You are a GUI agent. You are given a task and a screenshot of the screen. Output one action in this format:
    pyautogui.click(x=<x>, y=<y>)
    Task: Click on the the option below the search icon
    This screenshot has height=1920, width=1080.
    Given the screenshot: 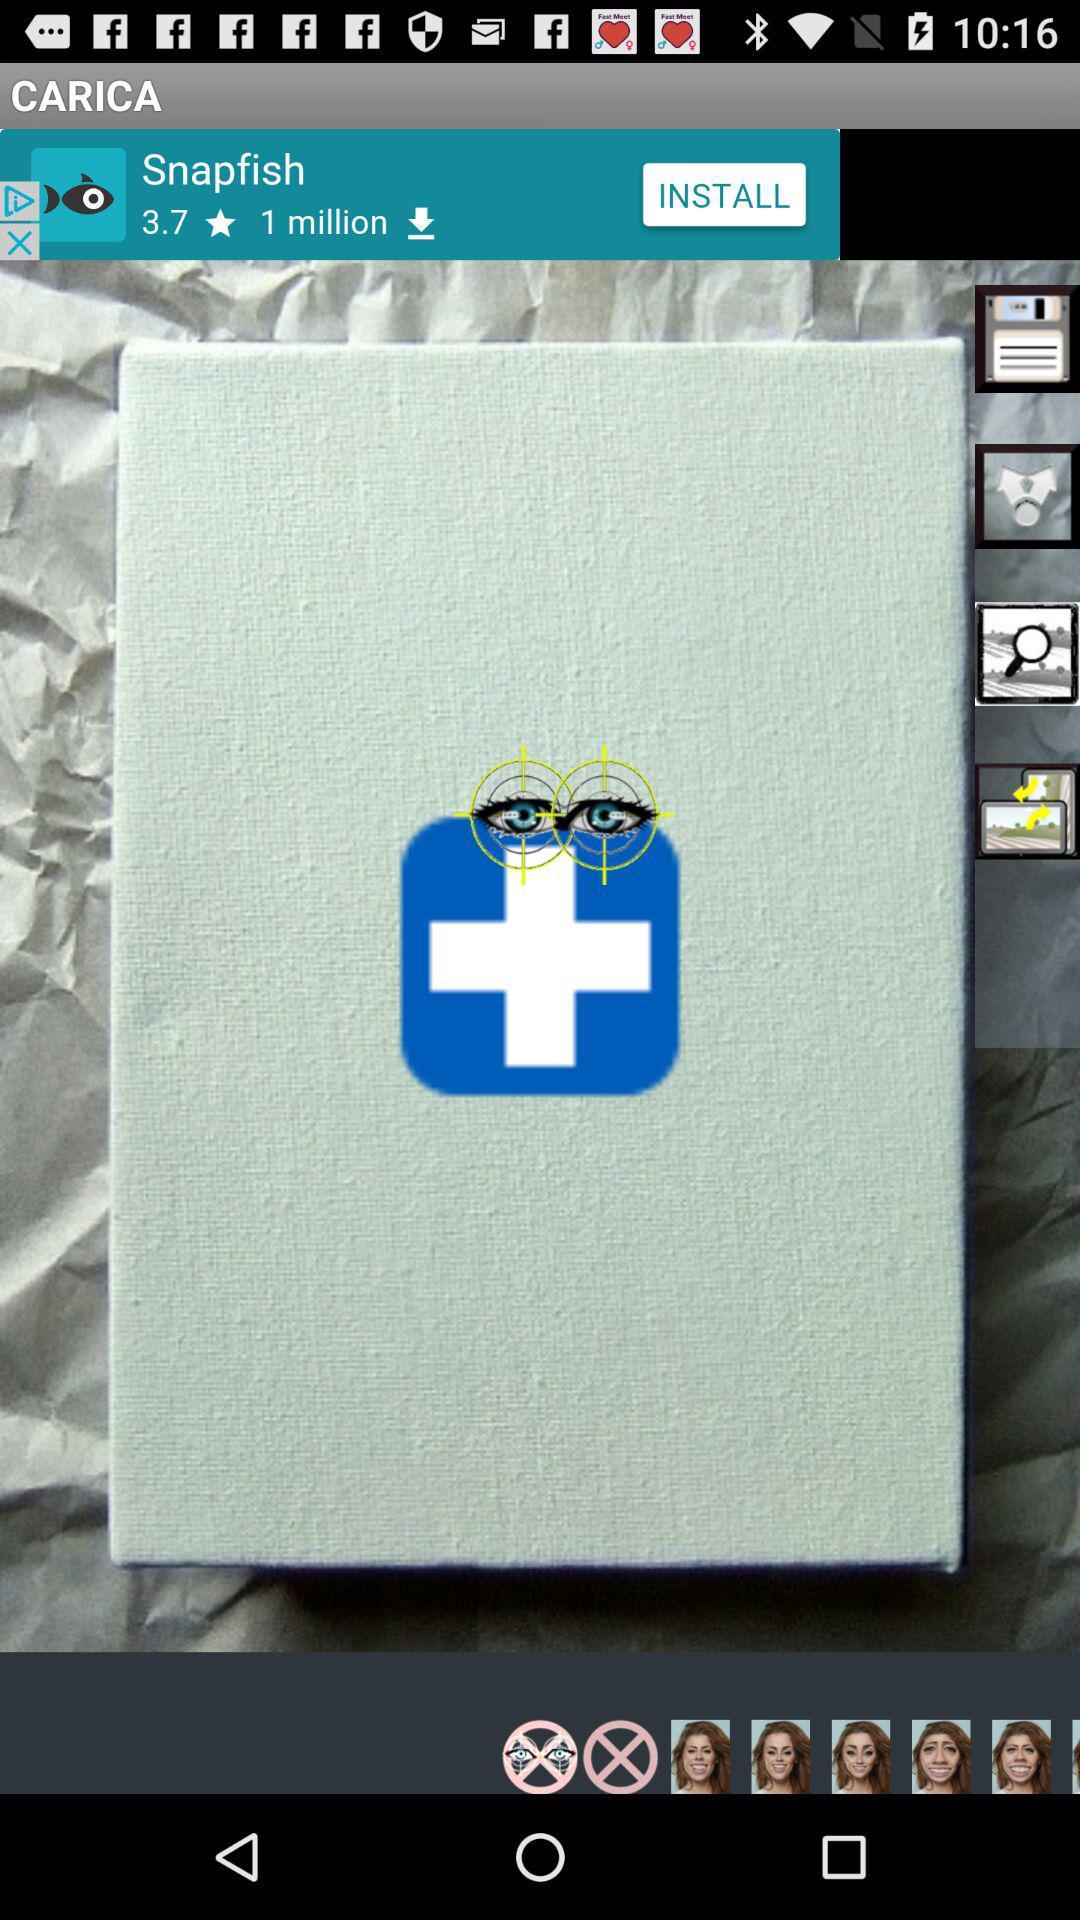 What is the action you would take?
    pyautogui.click(x=1027, y=811)
    